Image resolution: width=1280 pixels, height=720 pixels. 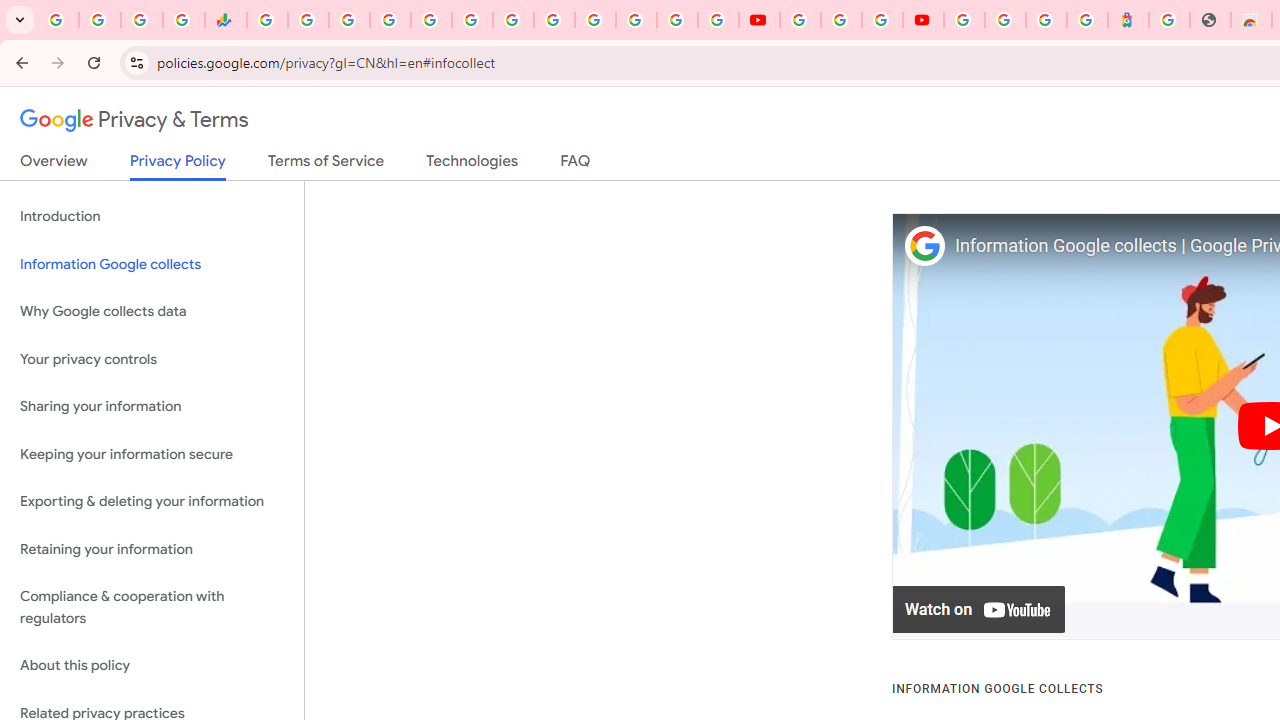 I want to click on 'Why Google collects data', so click(x=151, y=312).